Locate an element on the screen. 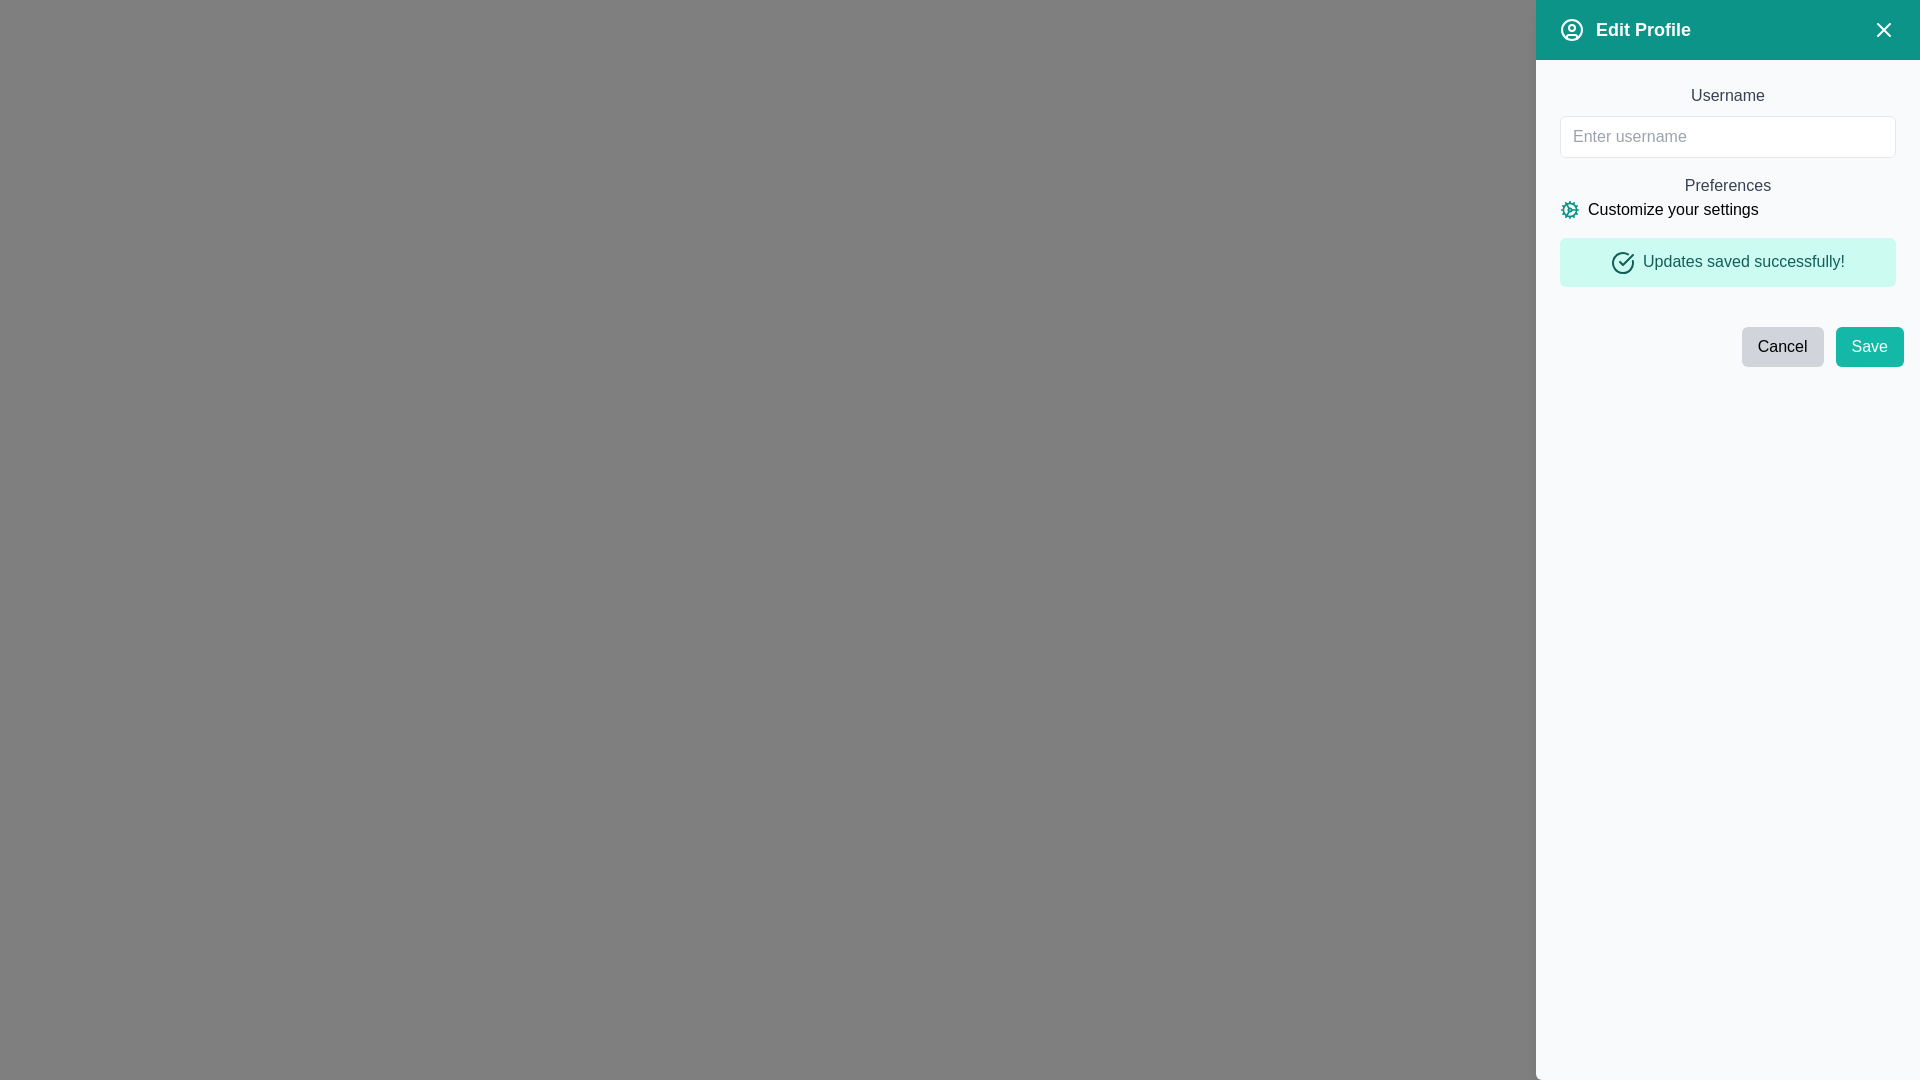  the 'Save' button located at the bottom-right corner of the 'Edit Profile' dialog box to change its color is located at coordinates (1868, 345).